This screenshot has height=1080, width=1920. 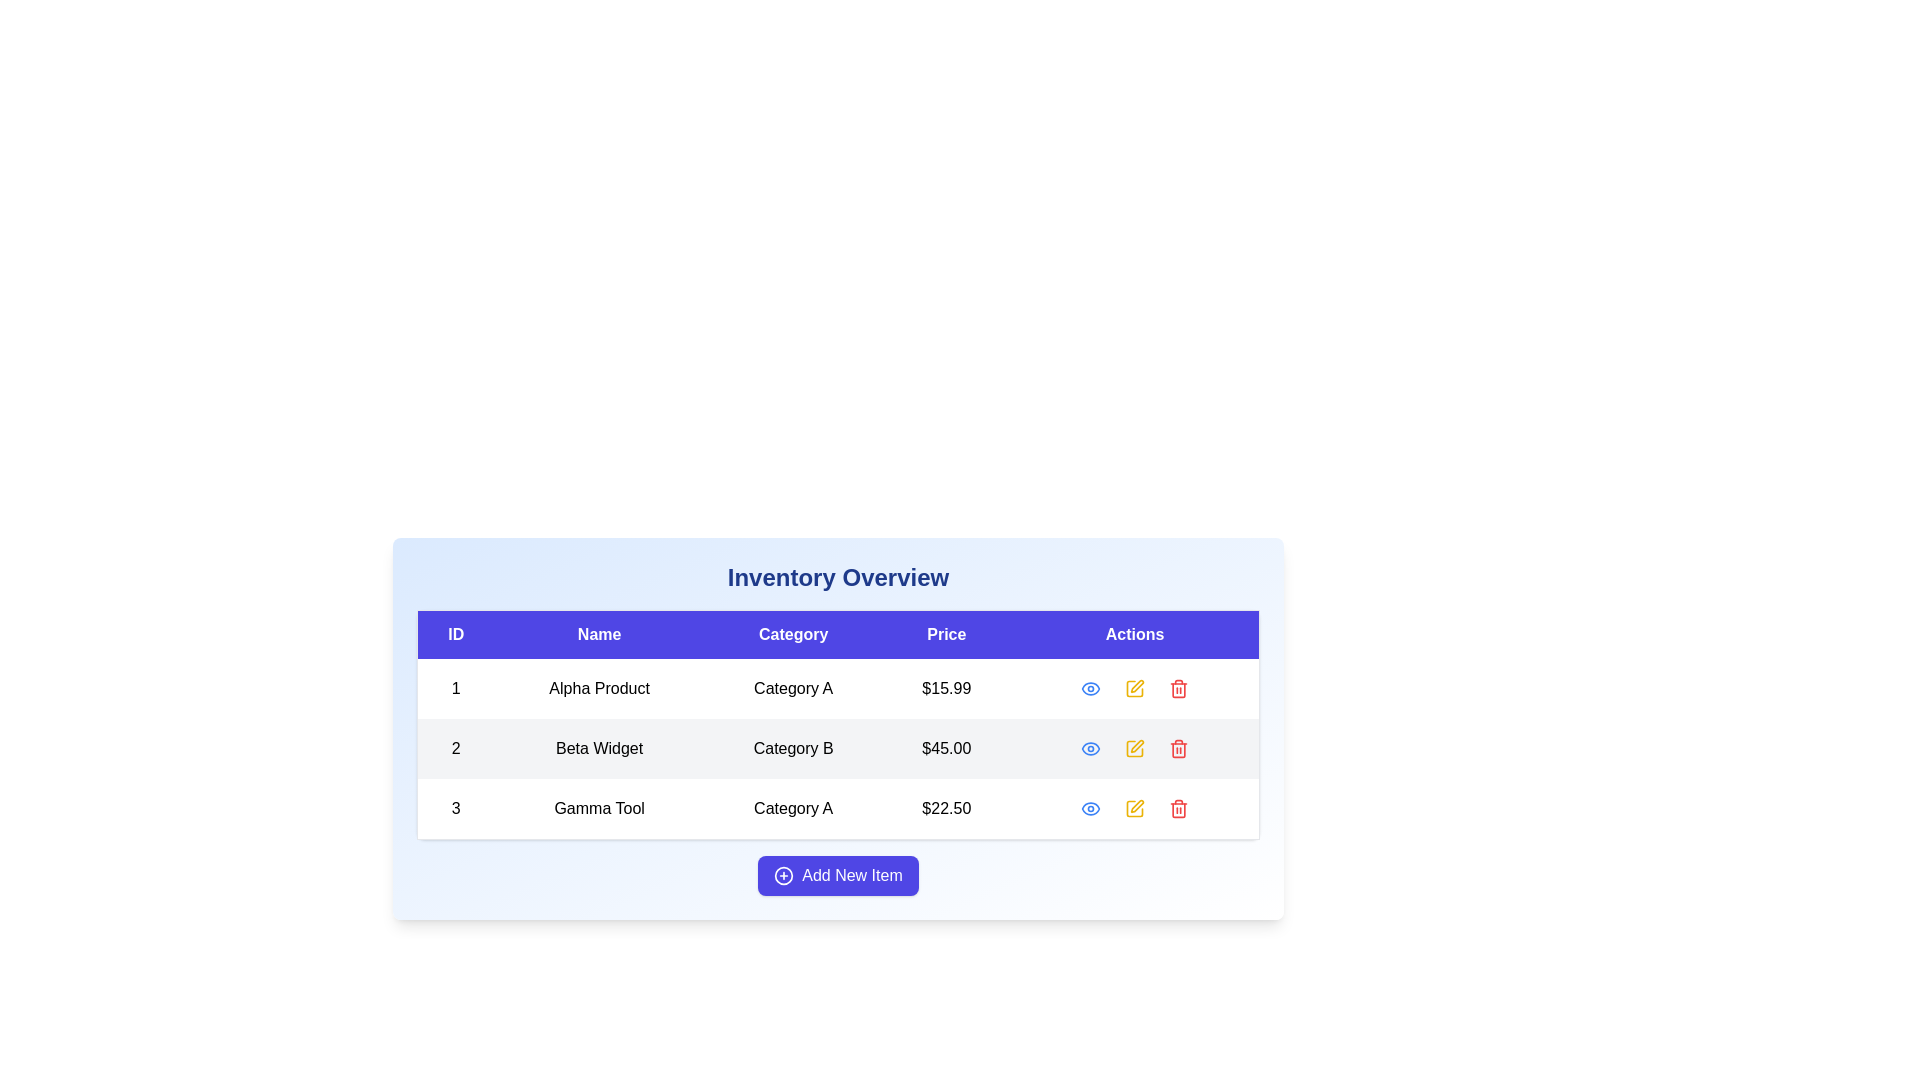 What do you see at coordinates (1179, 689) in the screenshot?
I see `the trash icon in the 'Actions' column of the second row for the 'Beta Widget' in the 'Inventory Overview' table` at bounding box center [1179, 689].